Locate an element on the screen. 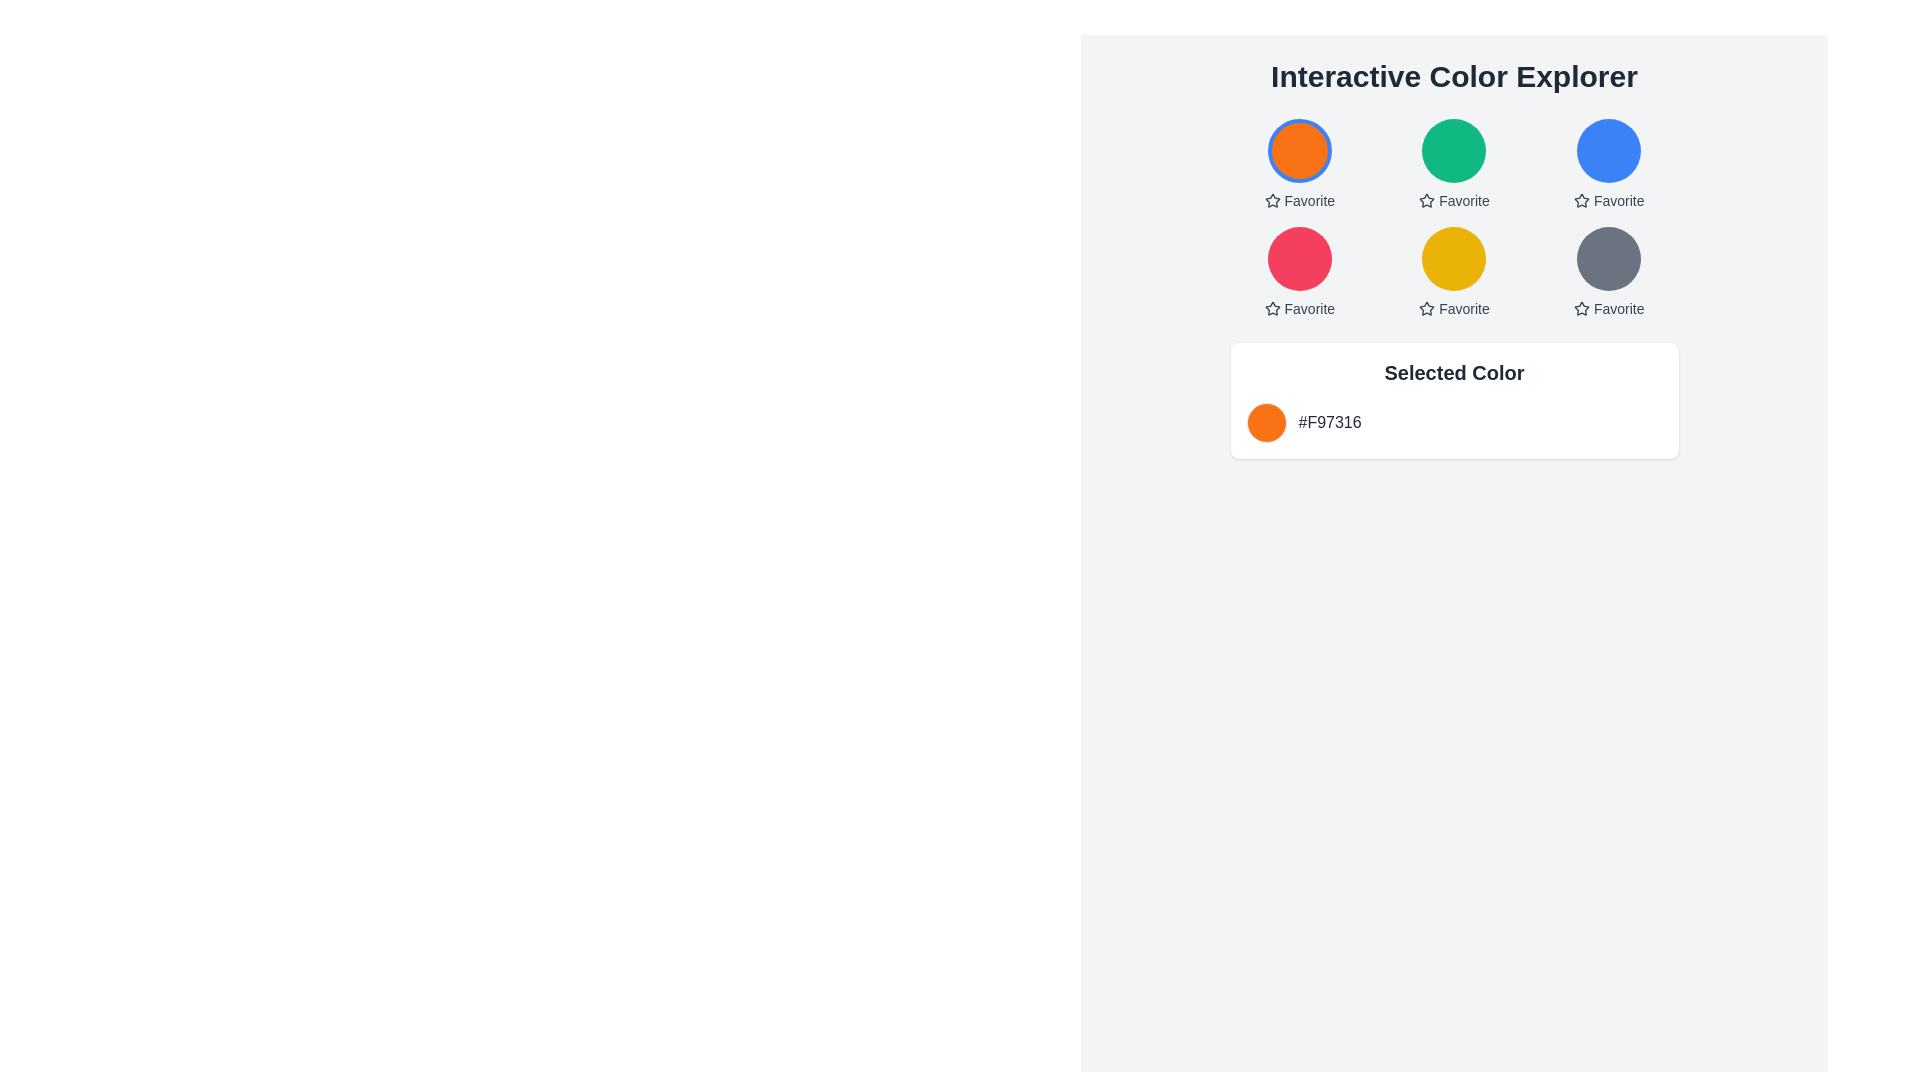 The height and width of the screenshot is (1080, 1920). the Text Label that indicates the function of the associated star icon for marking items as favorites, located in the top row, third column of the grid layout is located at coordinates (1619, 200).